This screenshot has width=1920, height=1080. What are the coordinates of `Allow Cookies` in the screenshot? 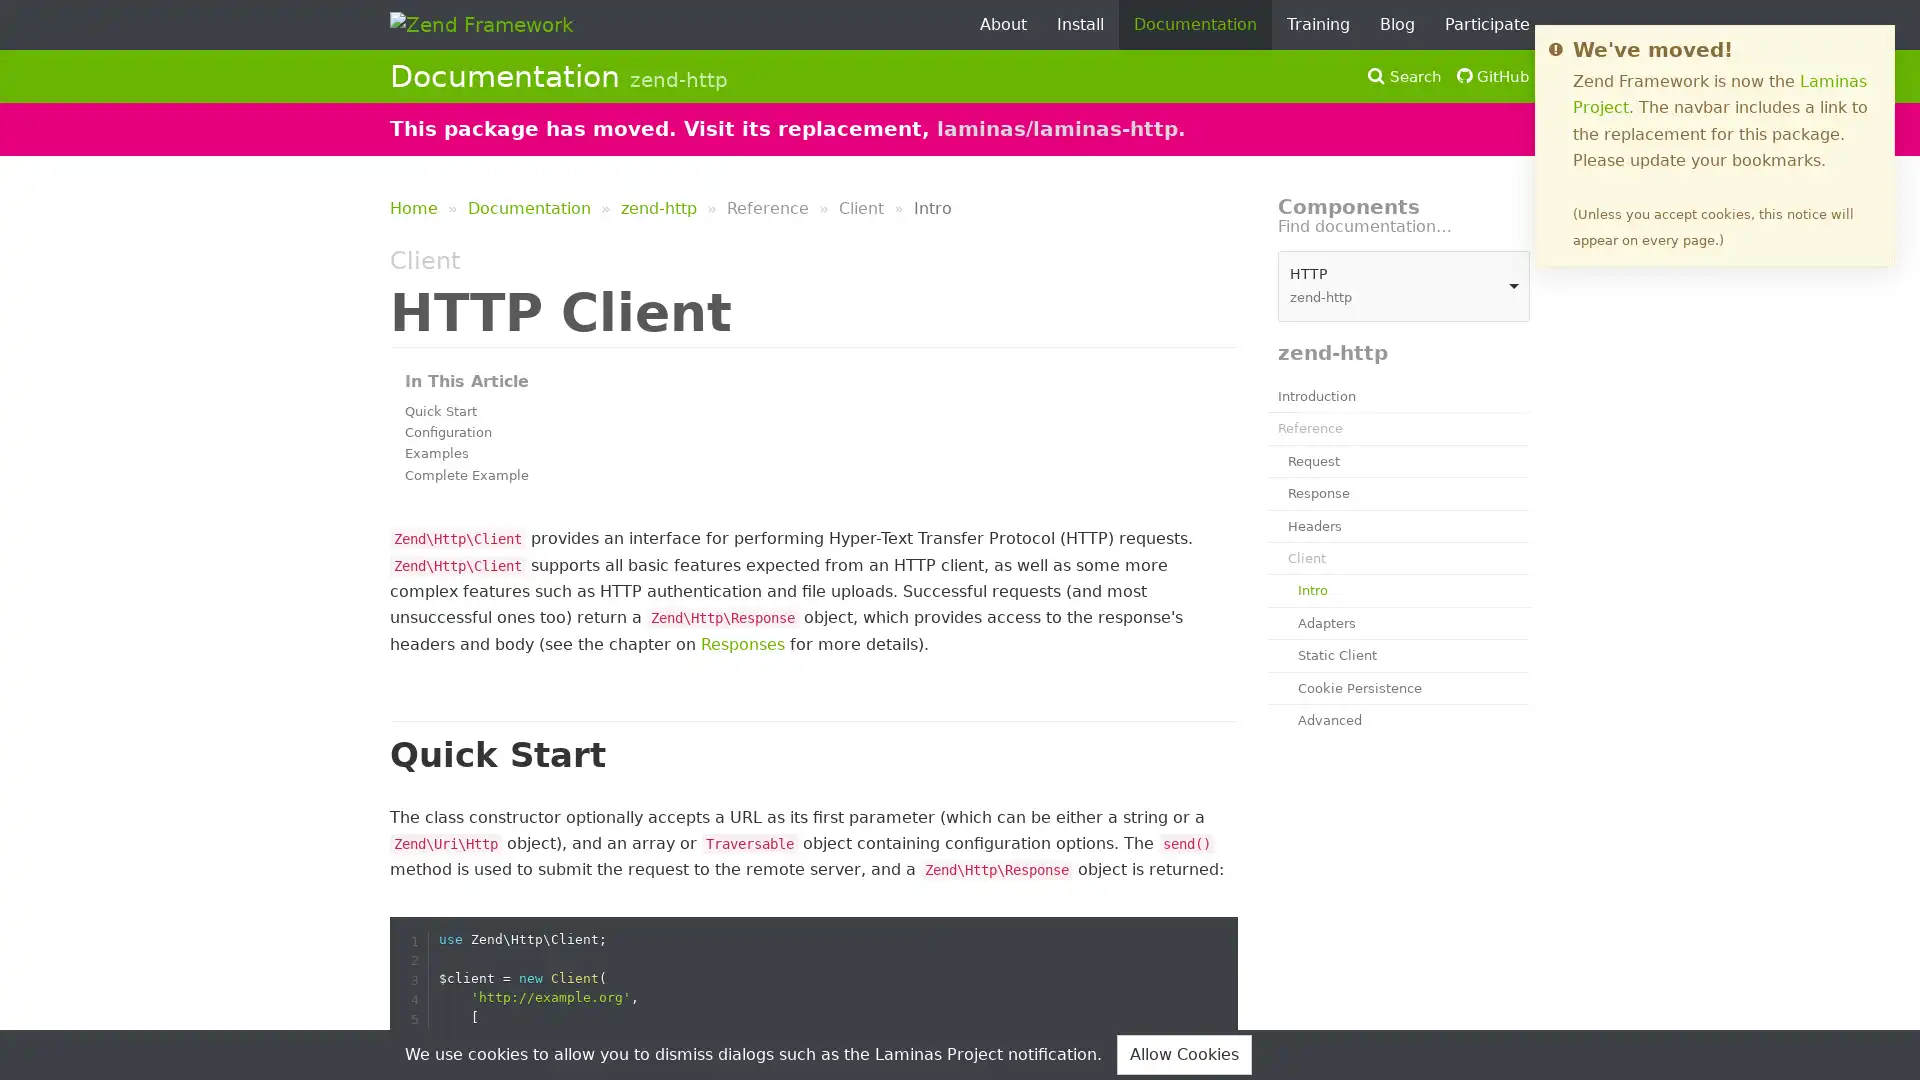 It's located at (1184, 1053).